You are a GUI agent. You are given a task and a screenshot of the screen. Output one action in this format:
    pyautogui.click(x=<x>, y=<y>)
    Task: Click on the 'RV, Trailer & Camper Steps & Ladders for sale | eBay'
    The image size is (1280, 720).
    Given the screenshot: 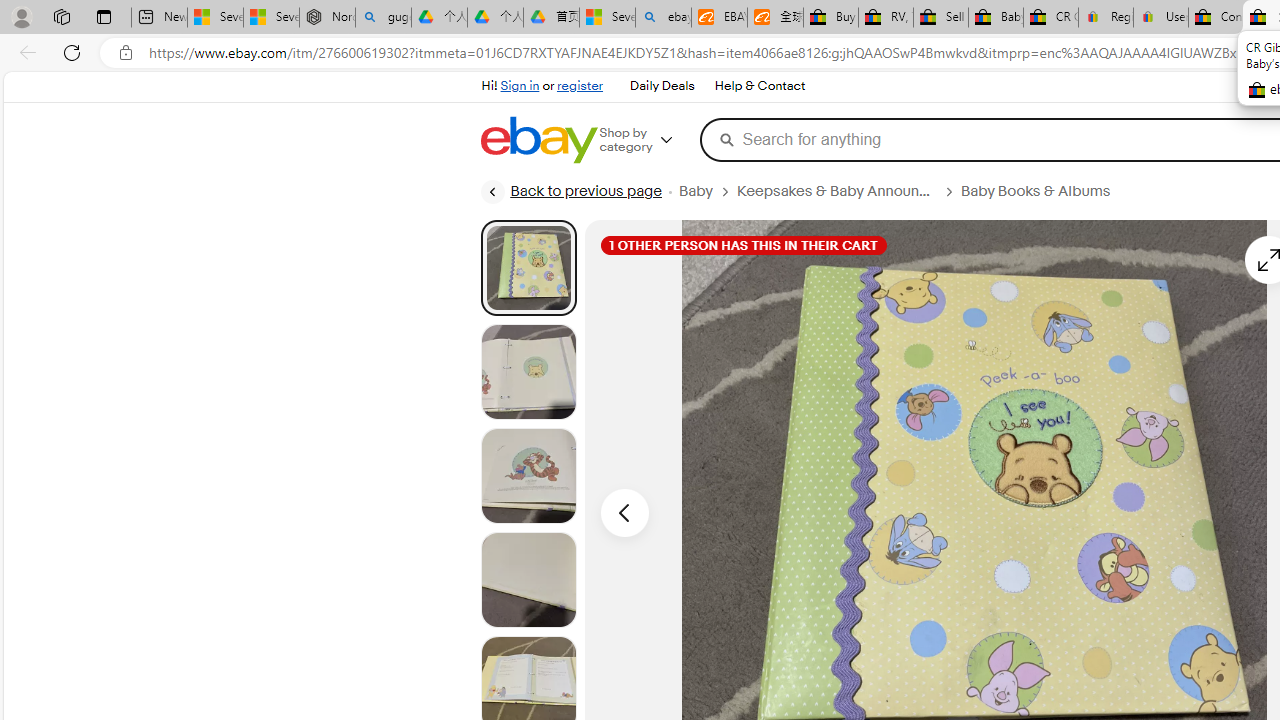 What is the action you would take?
    pyautogui.click(x=884, y=17)
    